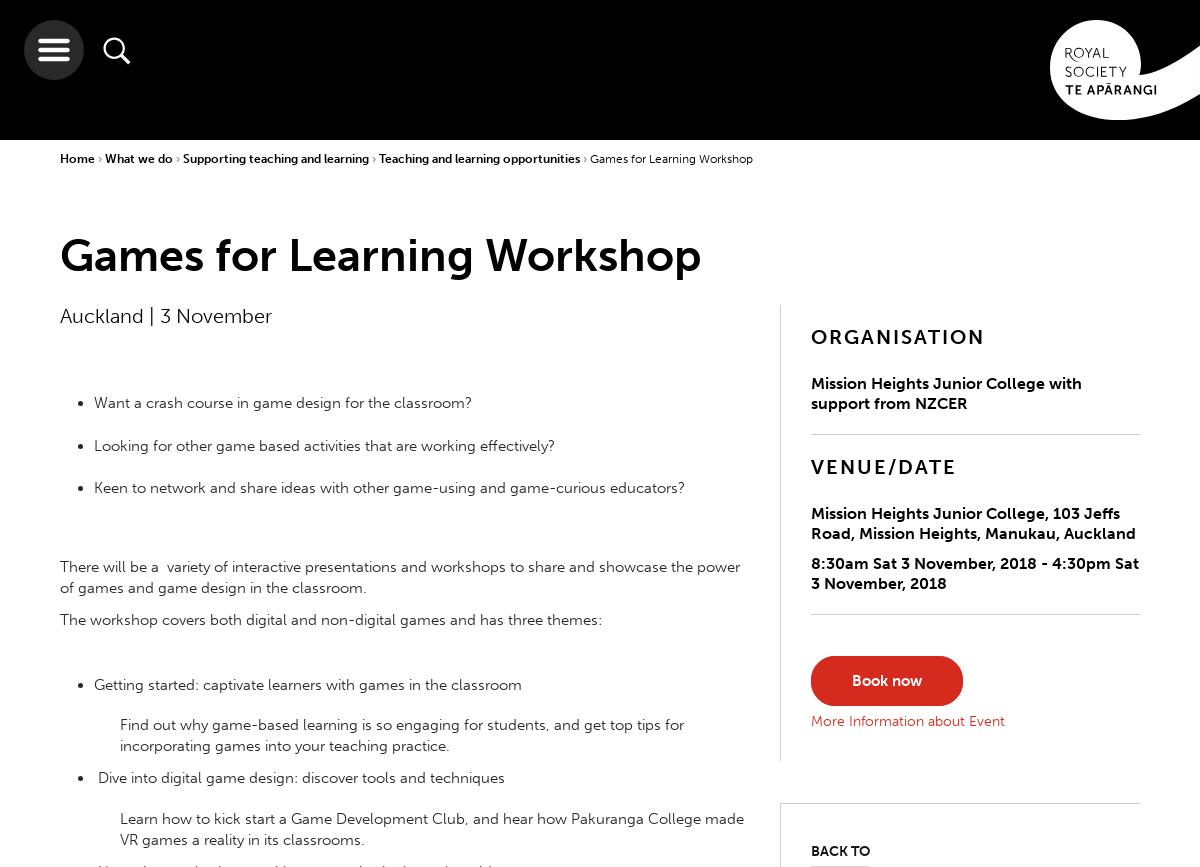 This screenshot has width=1200, height=867. Describe the element at coordinates (432, 827) in the screenshot. I see `'Learn how to kick start a Game Development Club, and hear how Pakuranga College made VR games a reality in its classrooms.'` at that location.